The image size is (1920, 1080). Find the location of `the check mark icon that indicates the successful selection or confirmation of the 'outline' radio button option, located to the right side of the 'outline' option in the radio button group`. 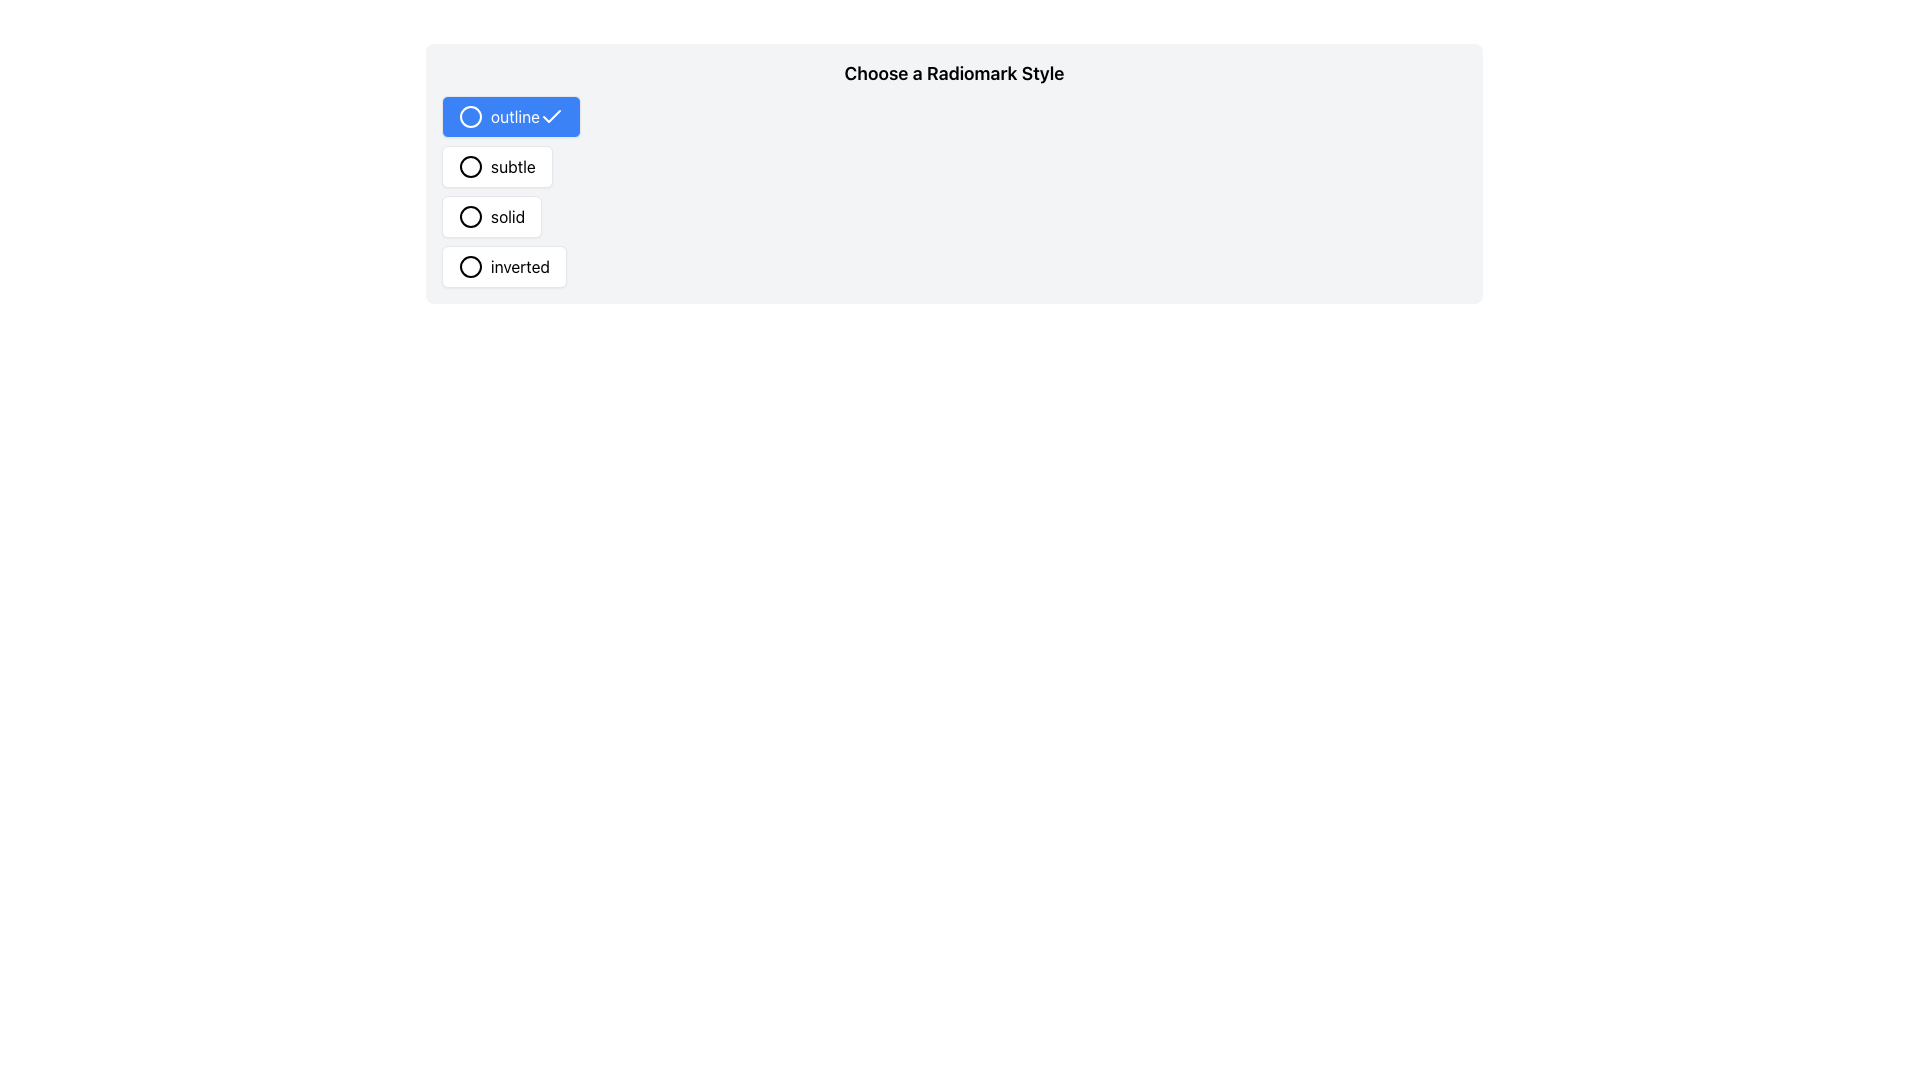

the check mark icon that indicates the successful selection or confirmation of the 'outline' radio button option, located to the right side of the 'outline' option in the radio button group is located at coordinates (551, 116).